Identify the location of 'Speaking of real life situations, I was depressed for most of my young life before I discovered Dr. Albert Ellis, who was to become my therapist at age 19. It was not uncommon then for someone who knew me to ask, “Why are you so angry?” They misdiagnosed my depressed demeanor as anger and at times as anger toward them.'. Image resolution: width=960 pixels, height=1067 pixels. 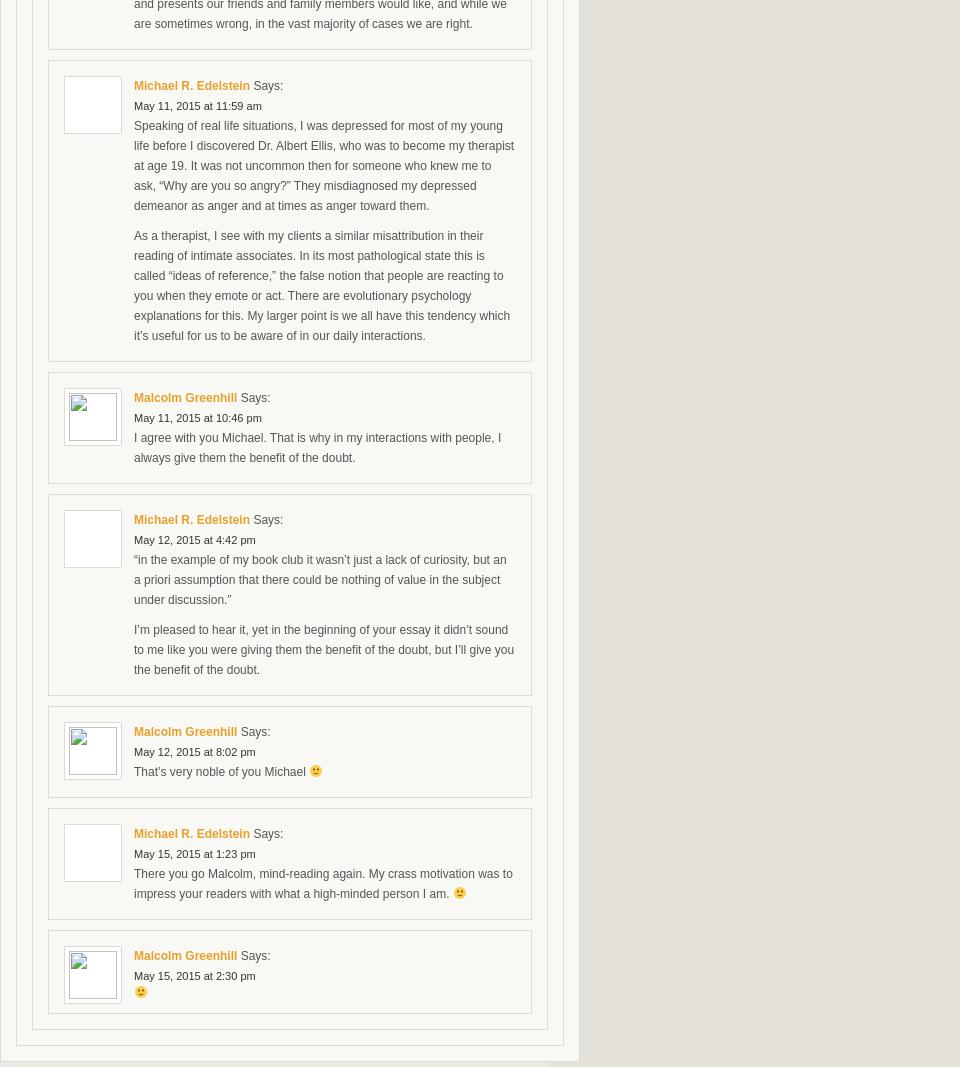
(133, 165).